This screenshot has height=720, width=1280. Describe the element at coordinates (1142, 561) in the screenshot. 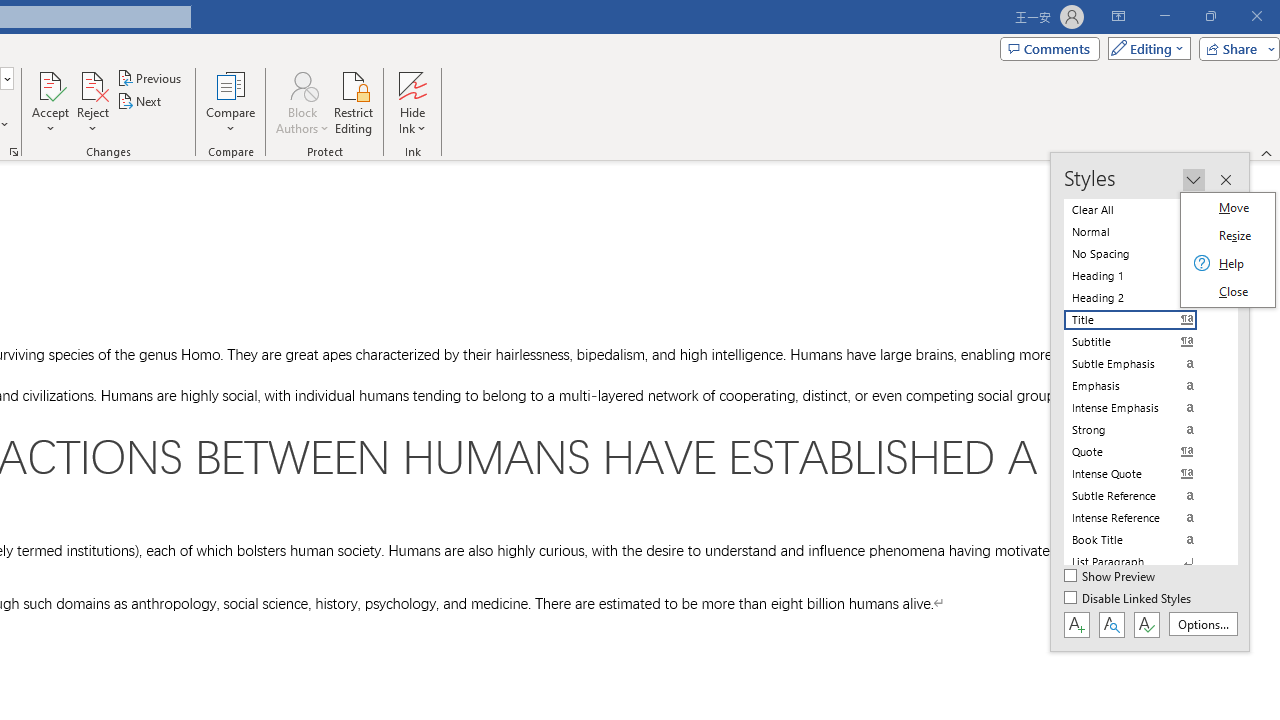

I see `'List Paragraph'` at that location.